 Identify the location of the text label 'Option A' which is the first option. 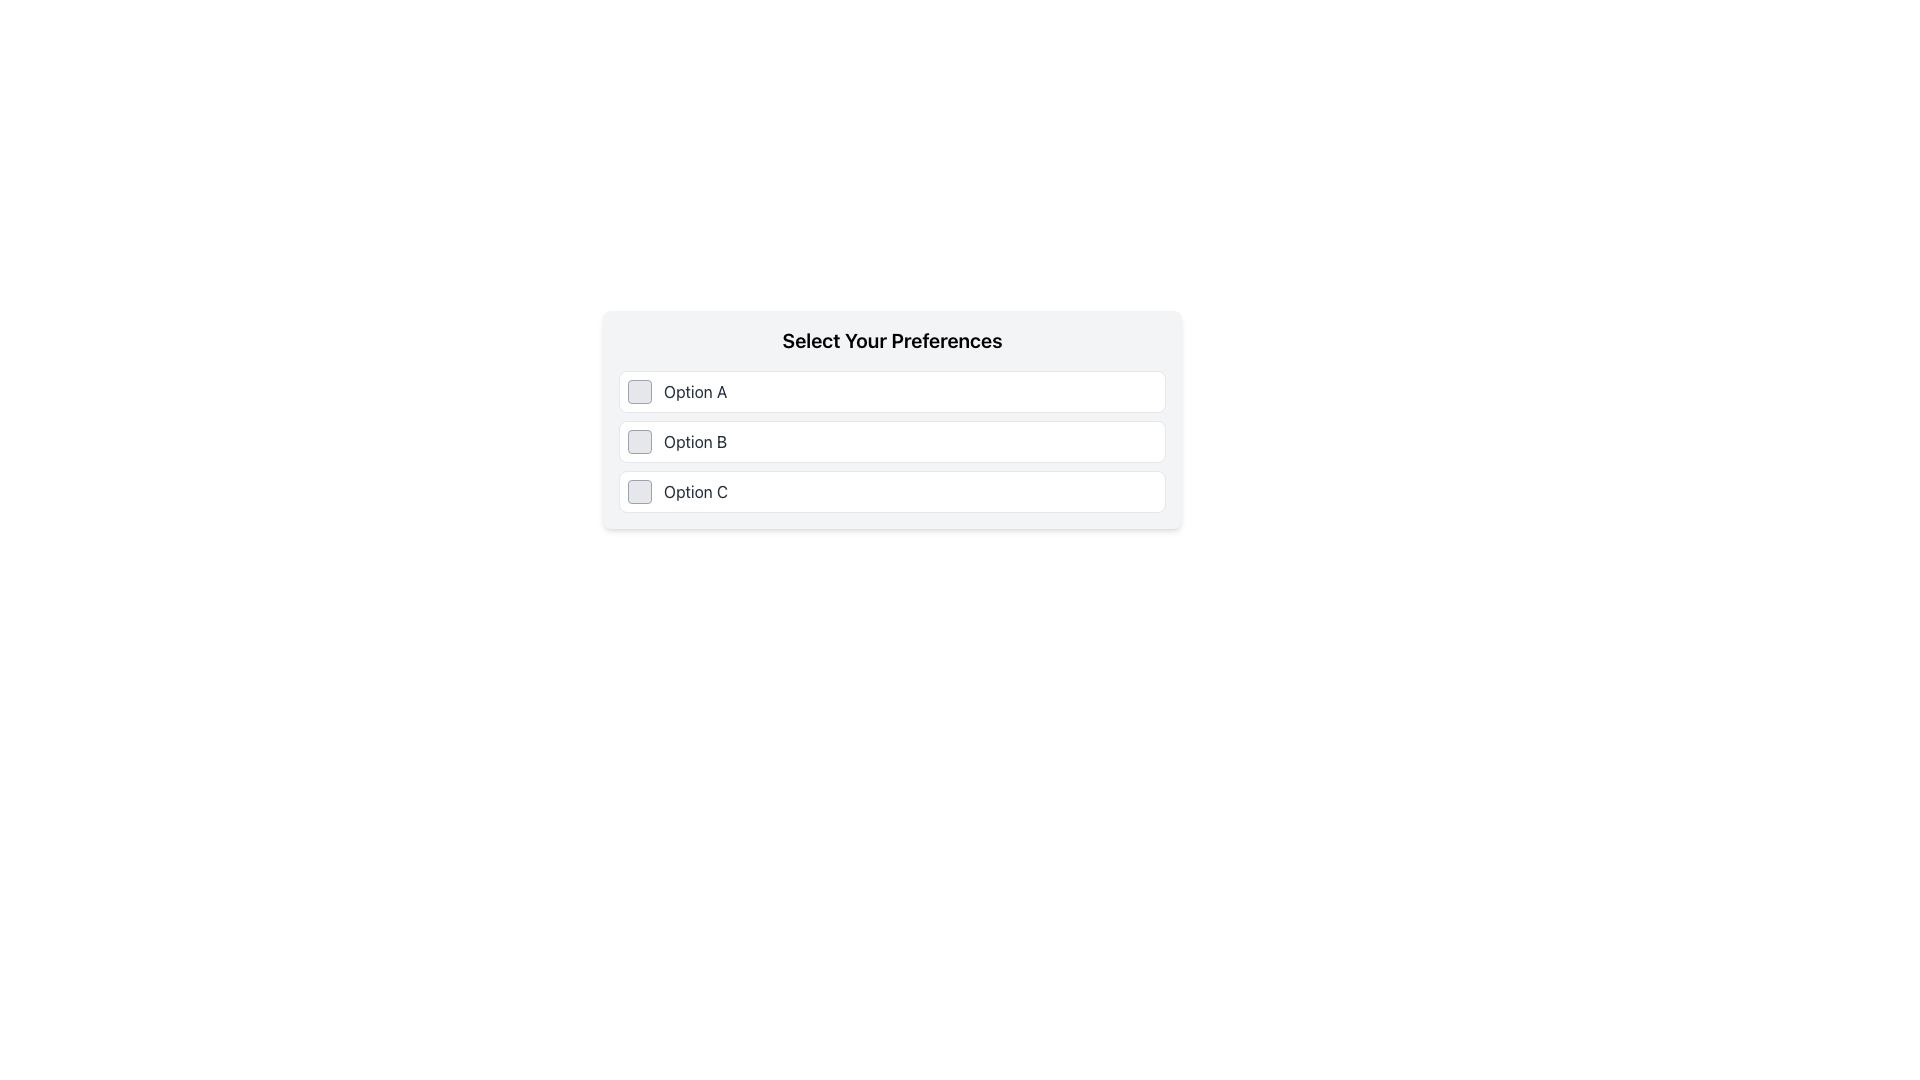
(695, 392).